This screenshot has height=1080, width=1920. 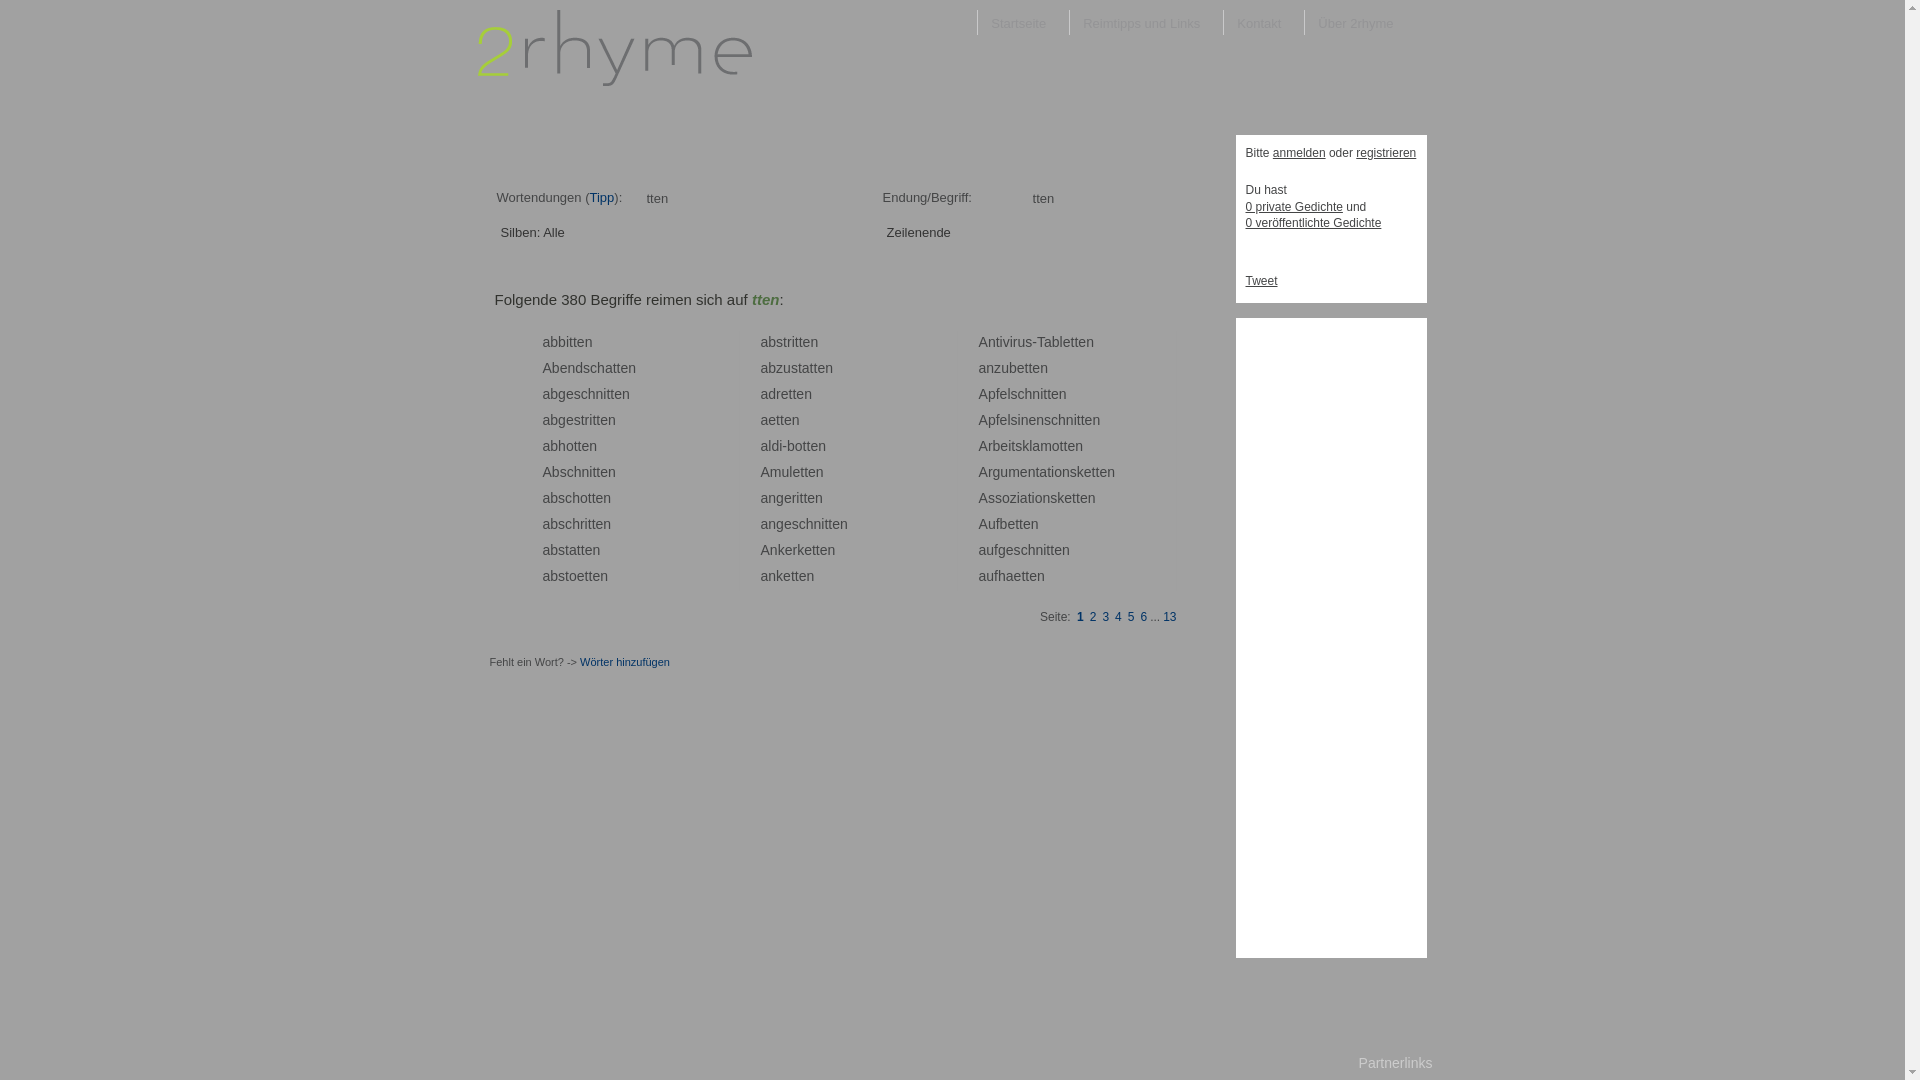 I want to click on 'Partnerlinks', so click(x=1358, y=1052).